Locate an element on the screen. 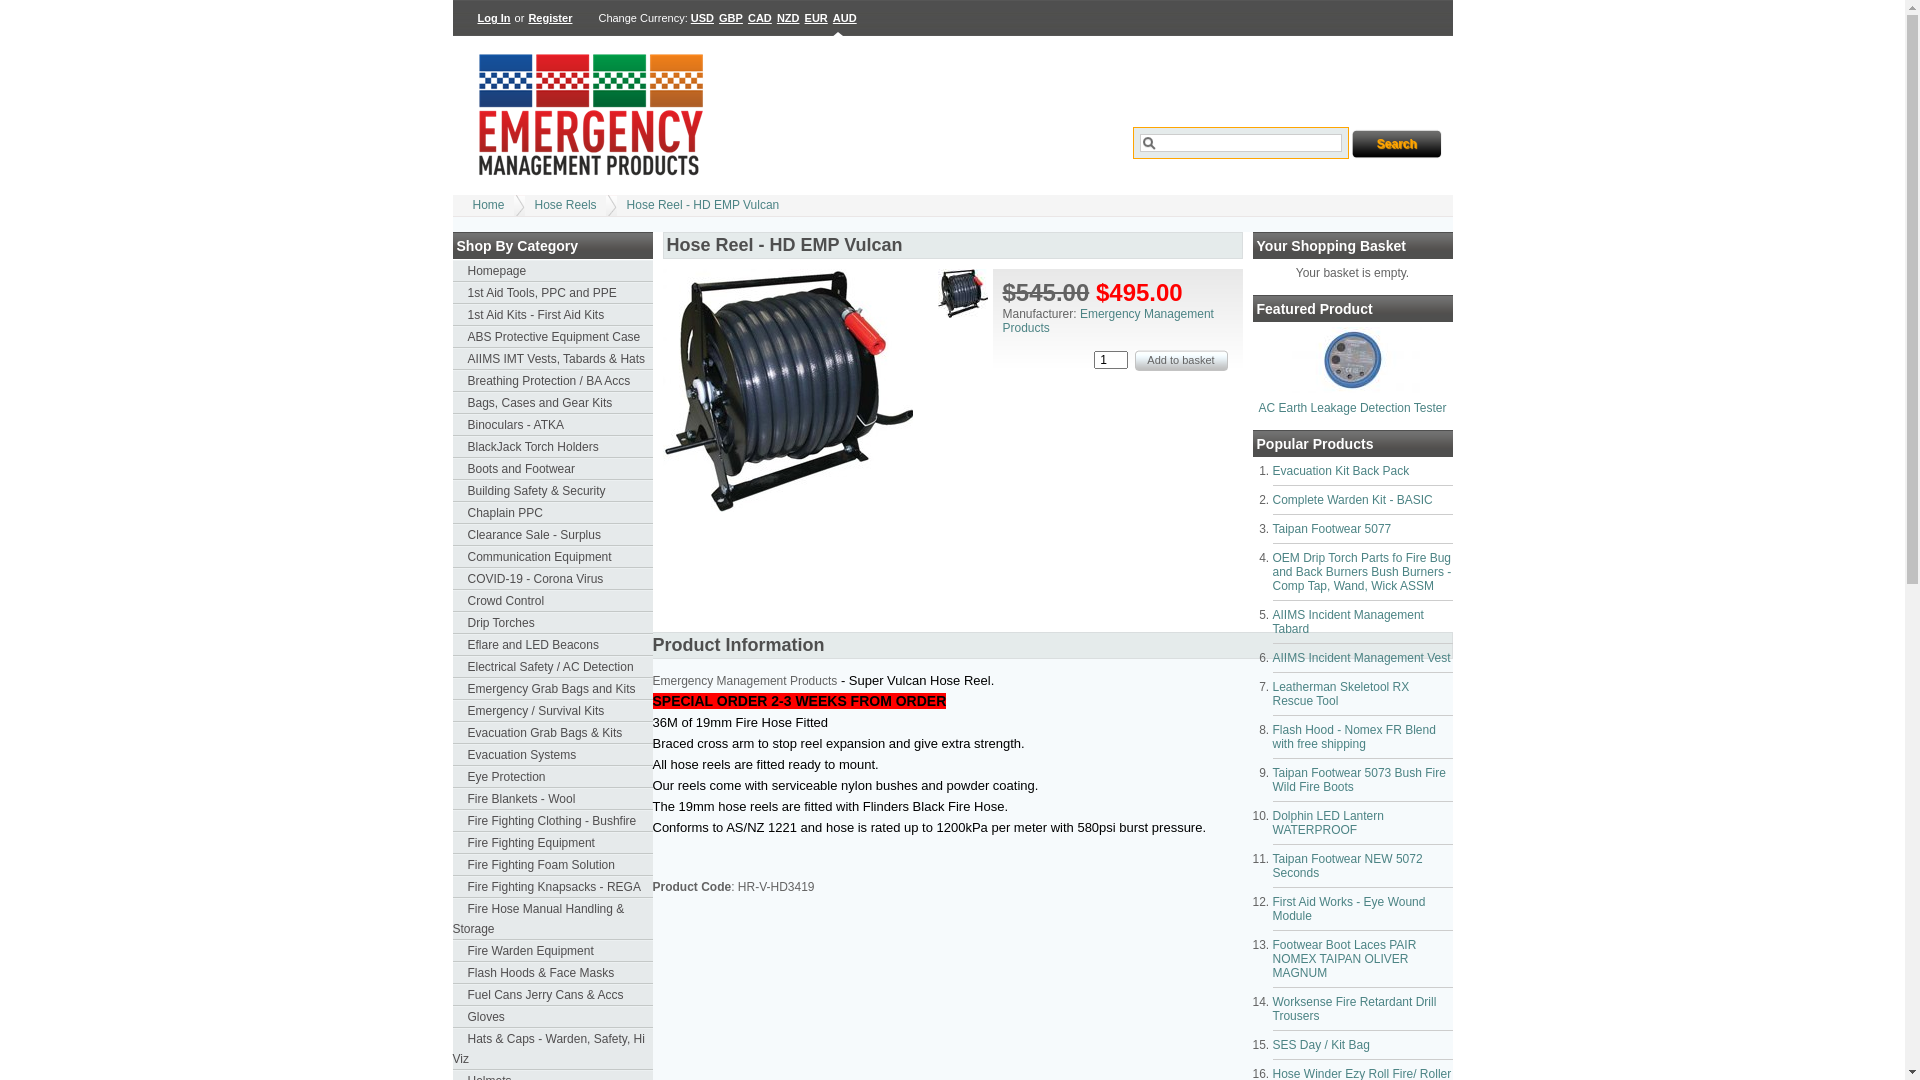 This screenshot has width=1920, height=1080. 'ABS Protective Equipment Case' is located at coordinates (552, 335).